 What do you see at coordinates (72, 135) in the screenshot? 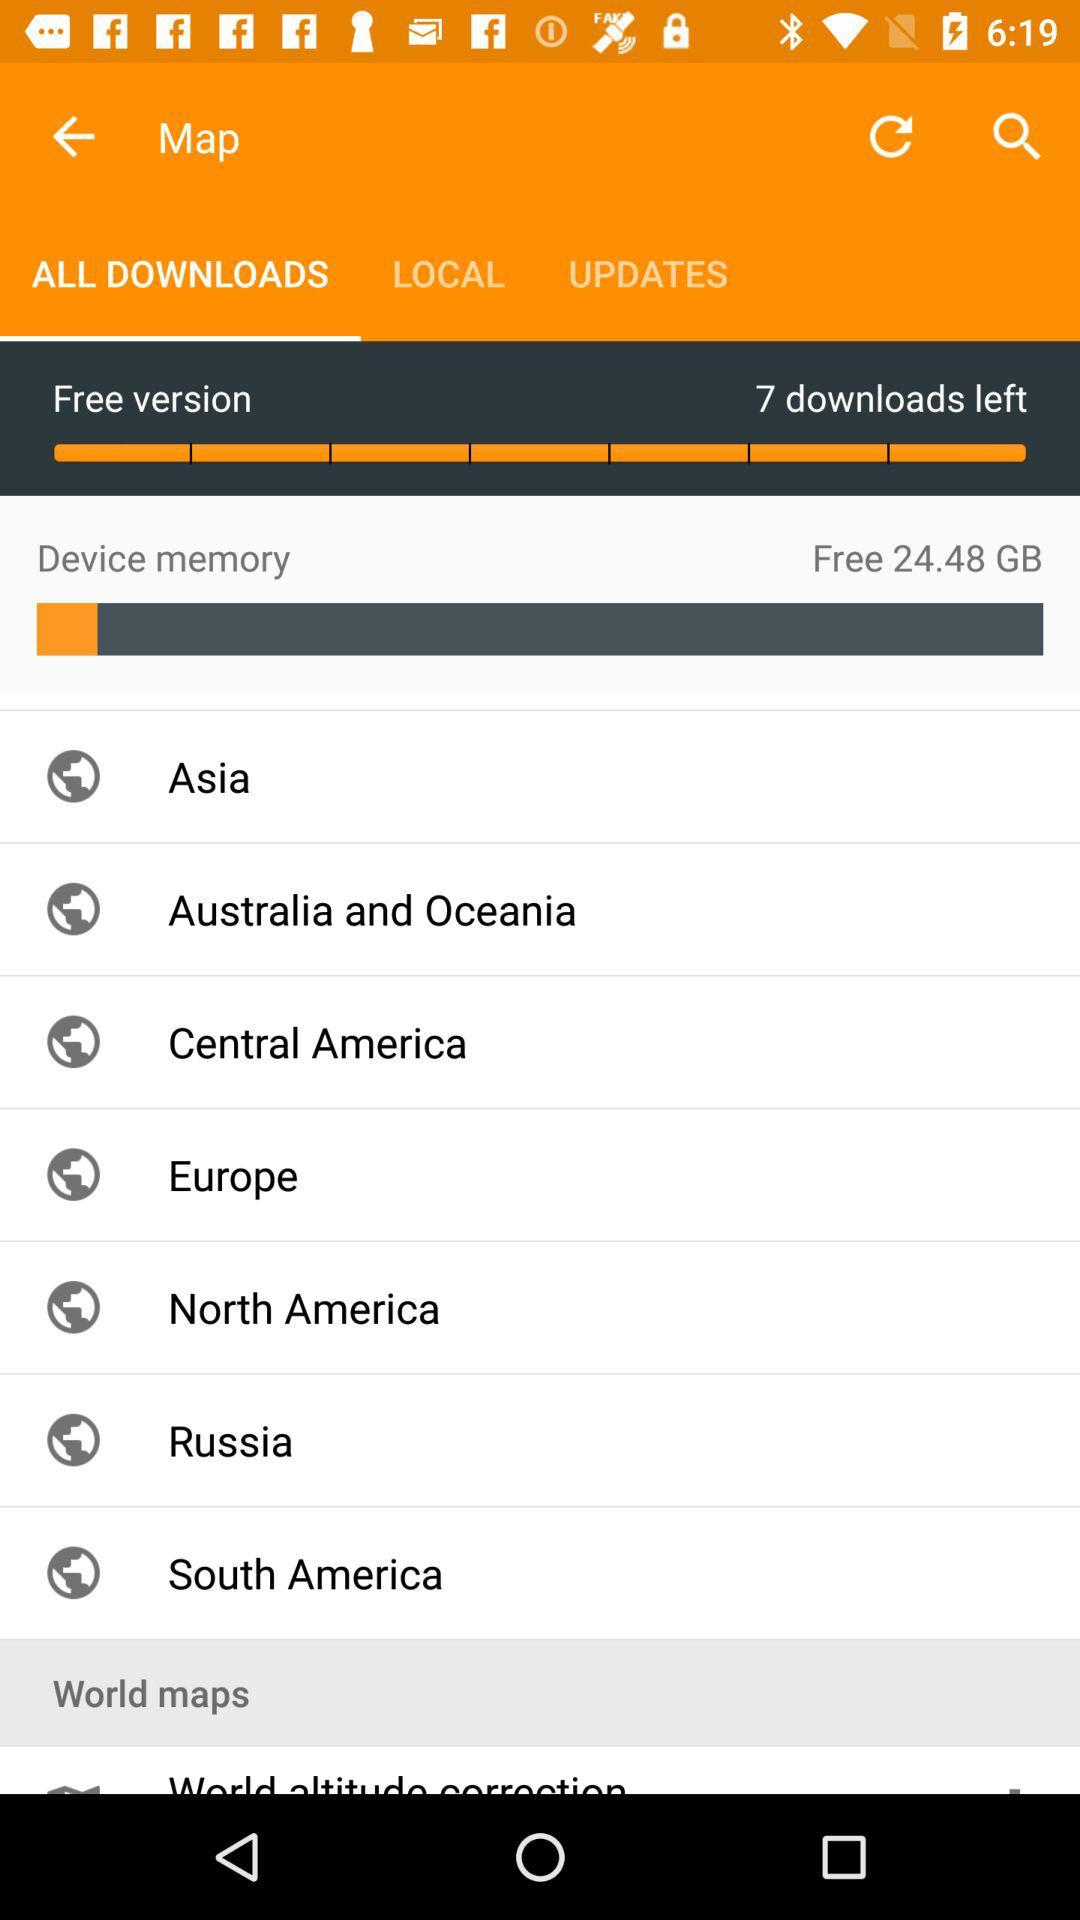
I see `icon to the left of map icon` at bounding box center [72, 135].